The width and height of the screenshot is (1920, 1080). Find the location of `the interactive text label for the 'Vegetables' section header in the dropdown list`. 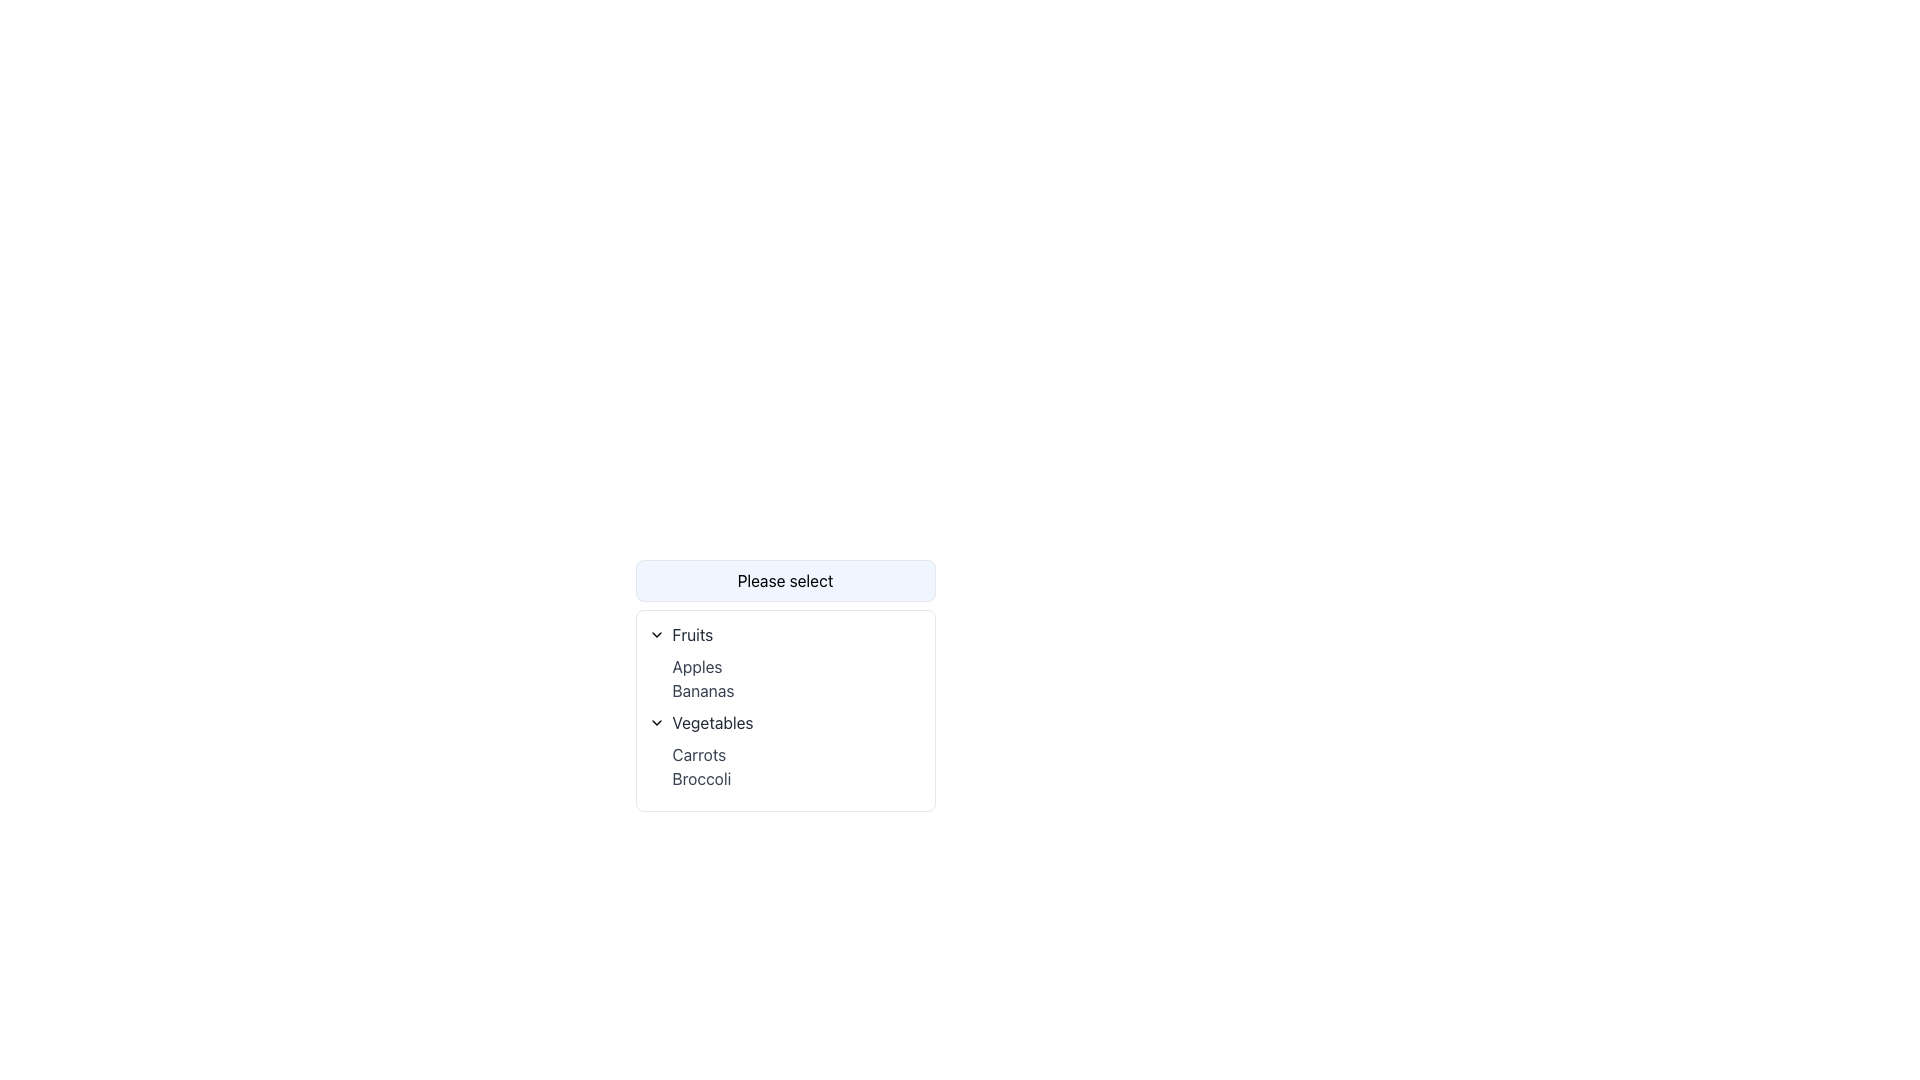

the interactive text label for the 'Vegetables' section header in the dropdown list is located at coordinates (712, 722).